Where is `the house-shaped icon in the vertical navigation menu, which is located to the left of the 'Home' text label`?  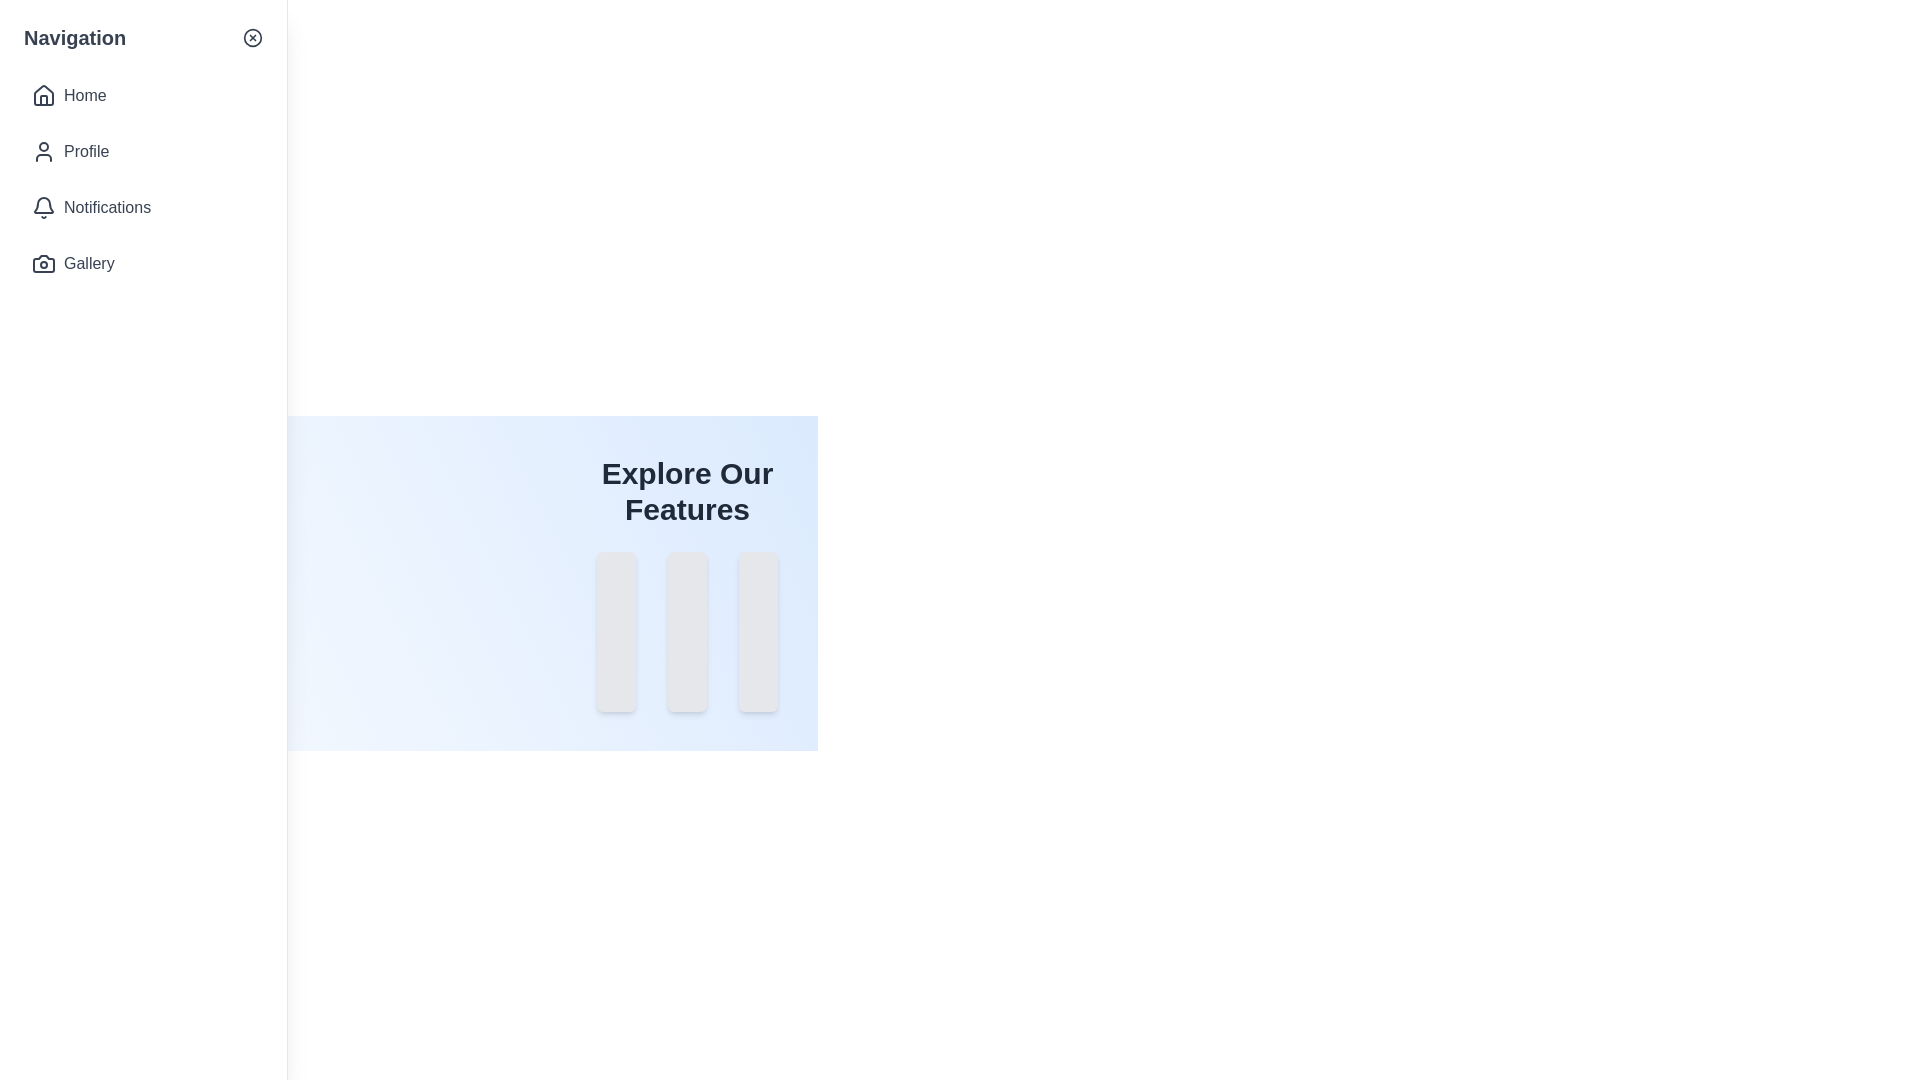
the house-shaped icon in the vertical navigation menu, which is located to the left of the 'Home' text label is located at coordinates (43, 96).